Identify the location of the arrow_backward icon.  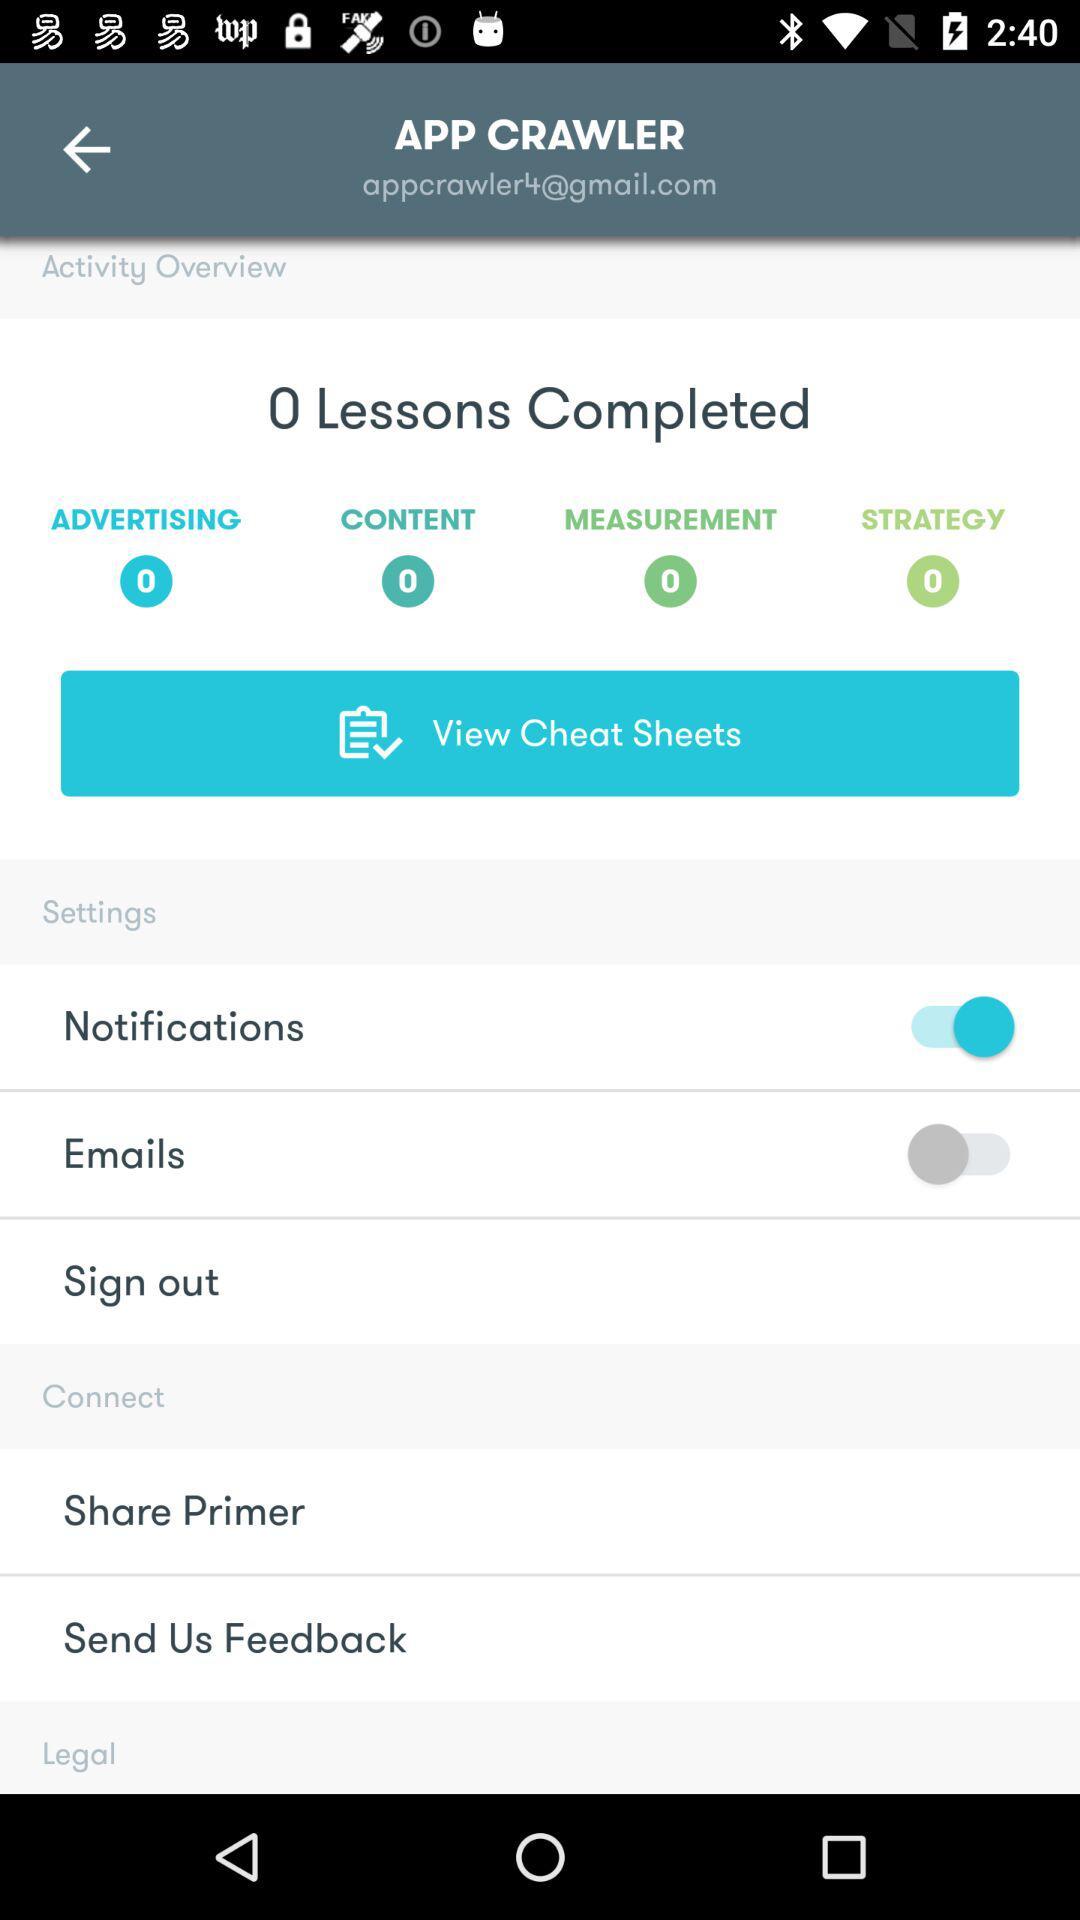
(85, 148).